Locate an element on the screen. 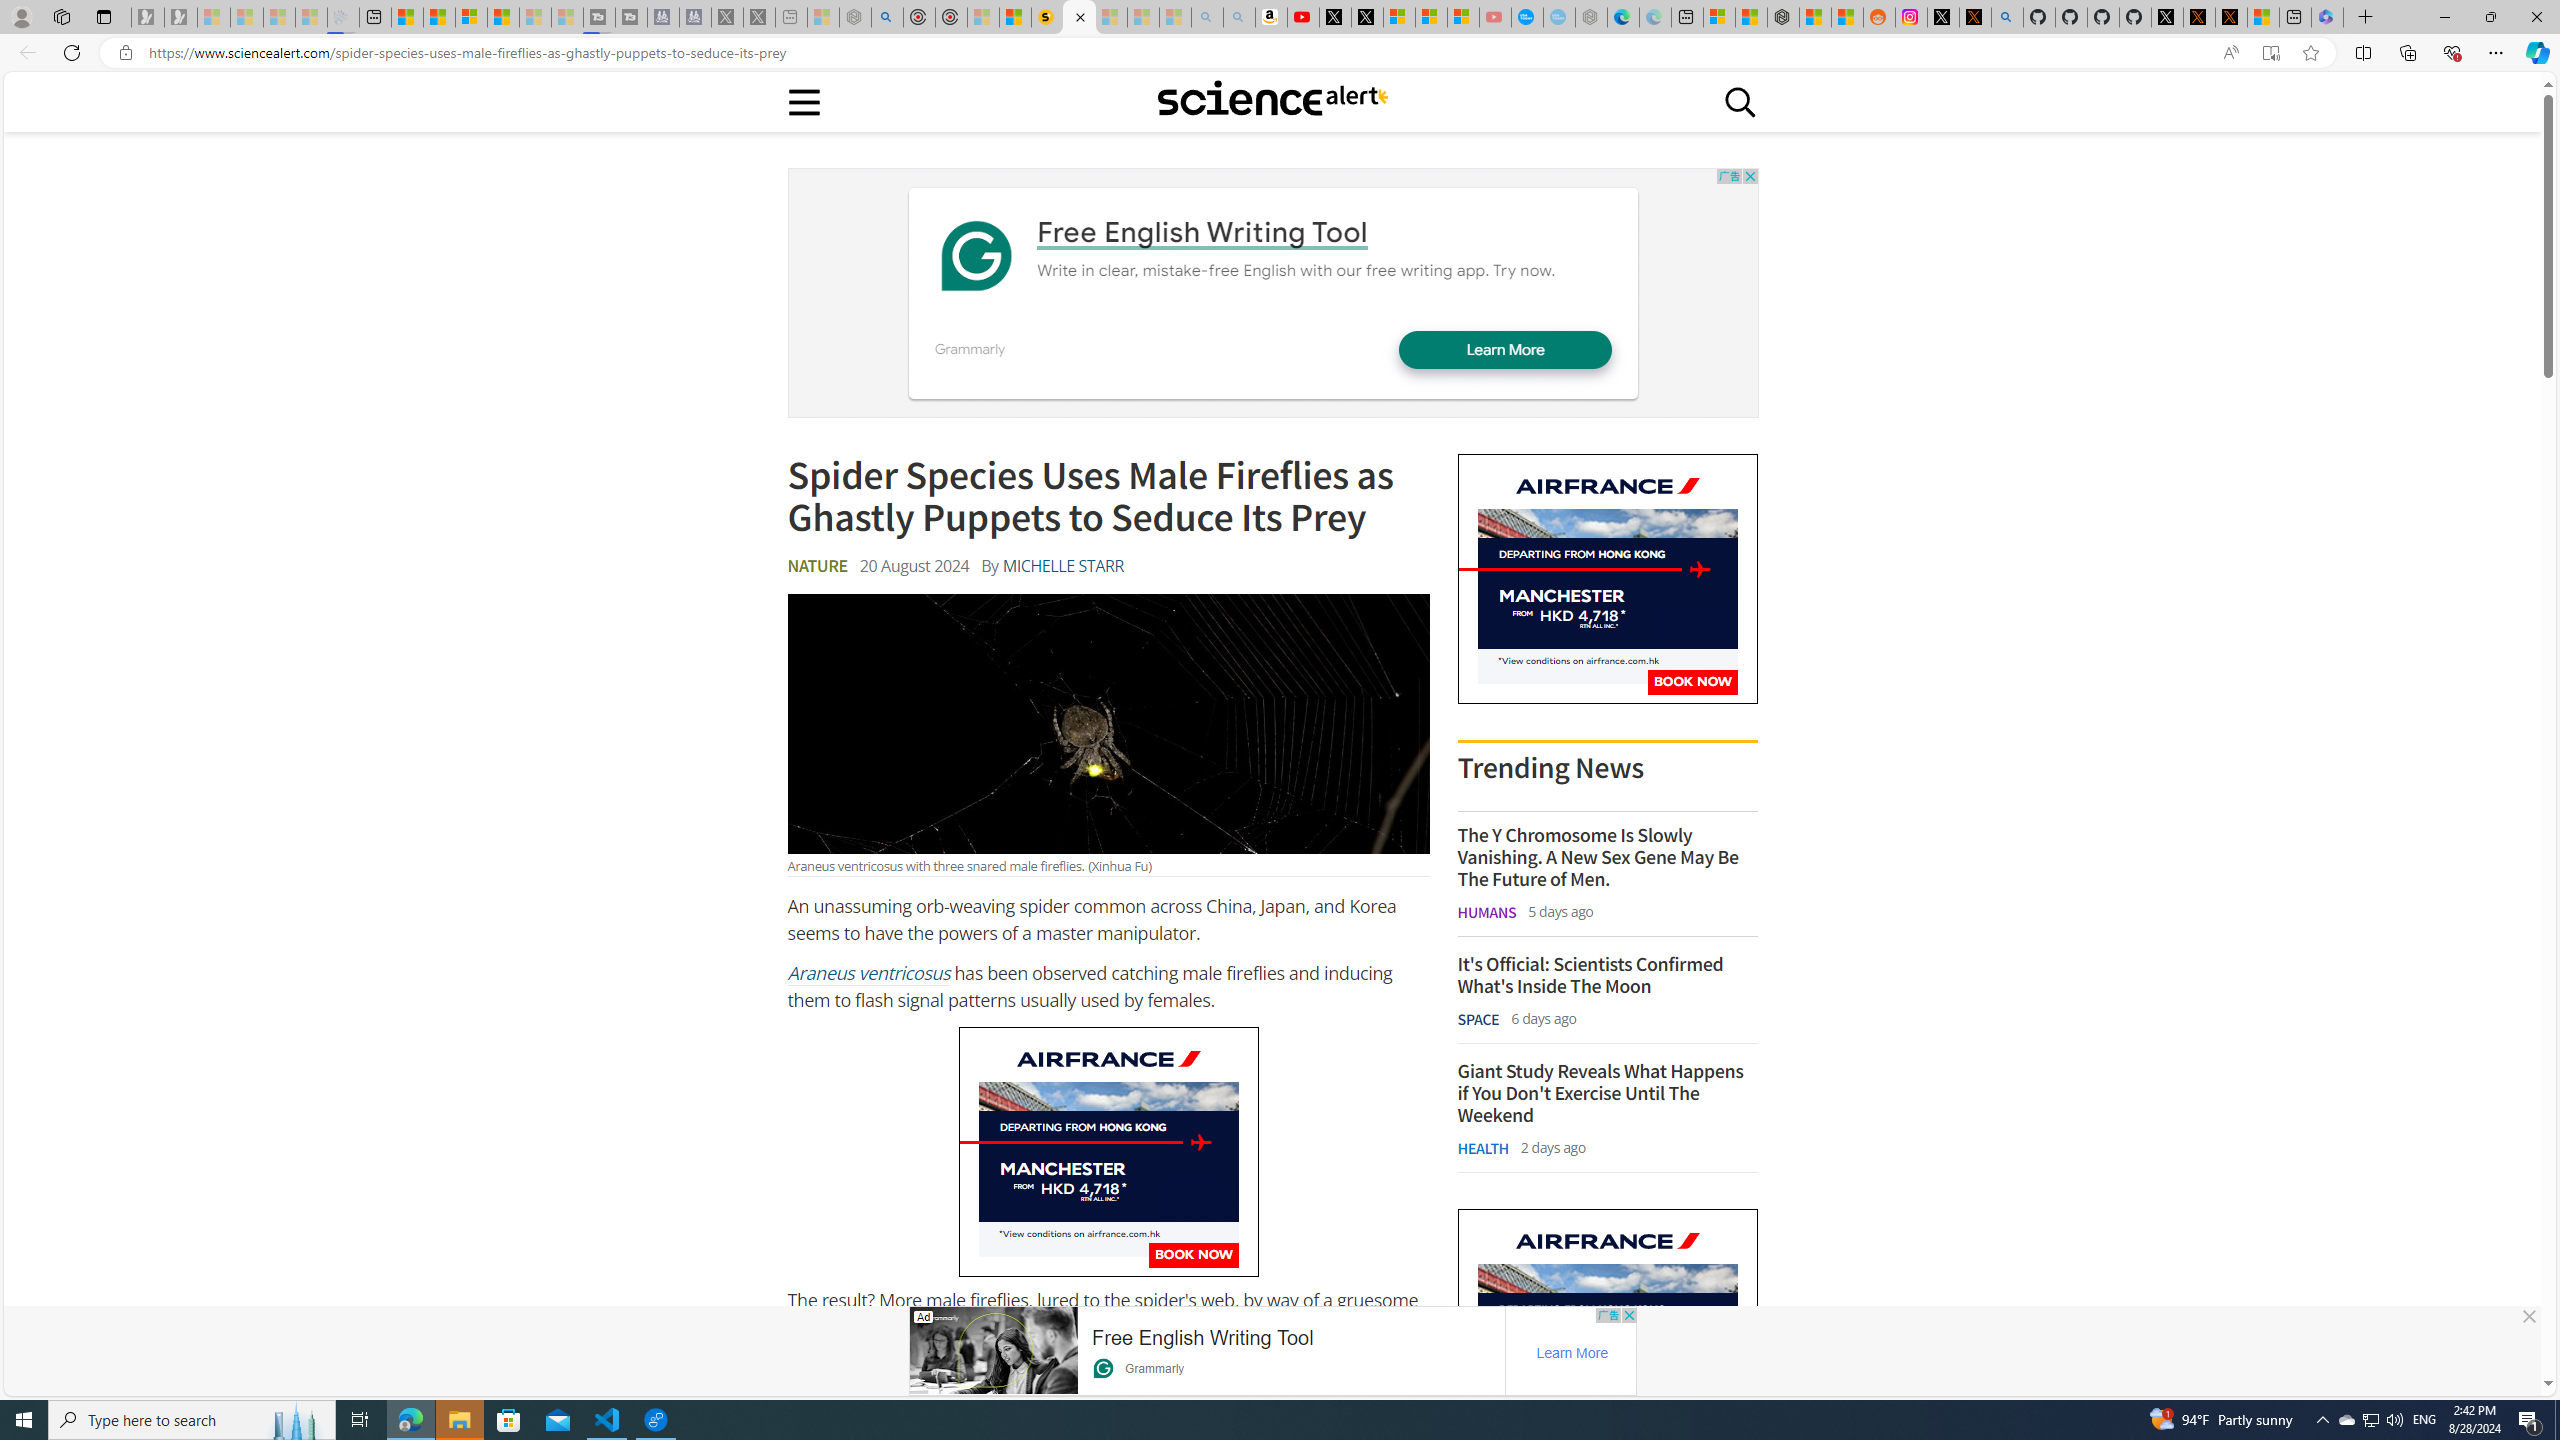 The width and height of the screenshot is (2560, 1440). 'It' is located at coordinates (1606, 973).